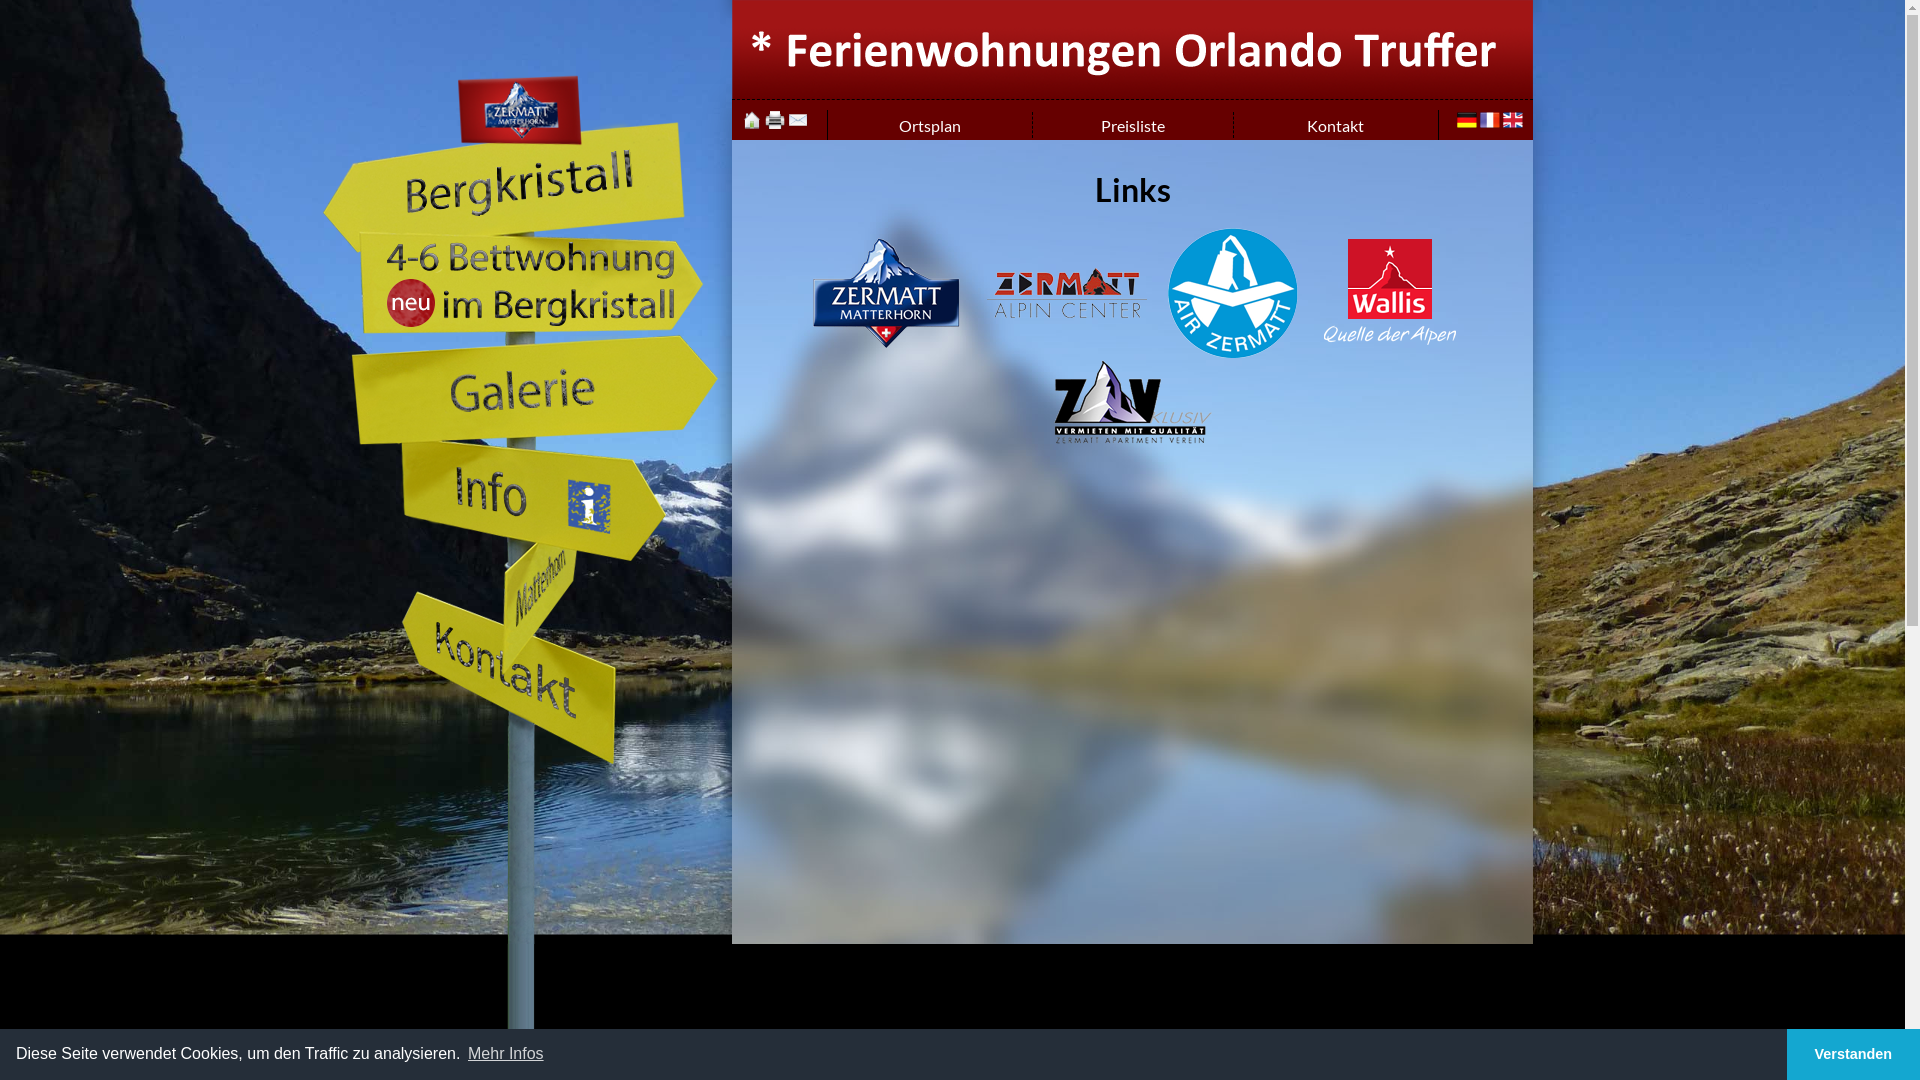 The width and height of the screenshot is (1920, 1080). What do you see at coordinates (1132, 125) in the screenshot?
I see `'Preisliste'` at bounding box center [1132, 125].